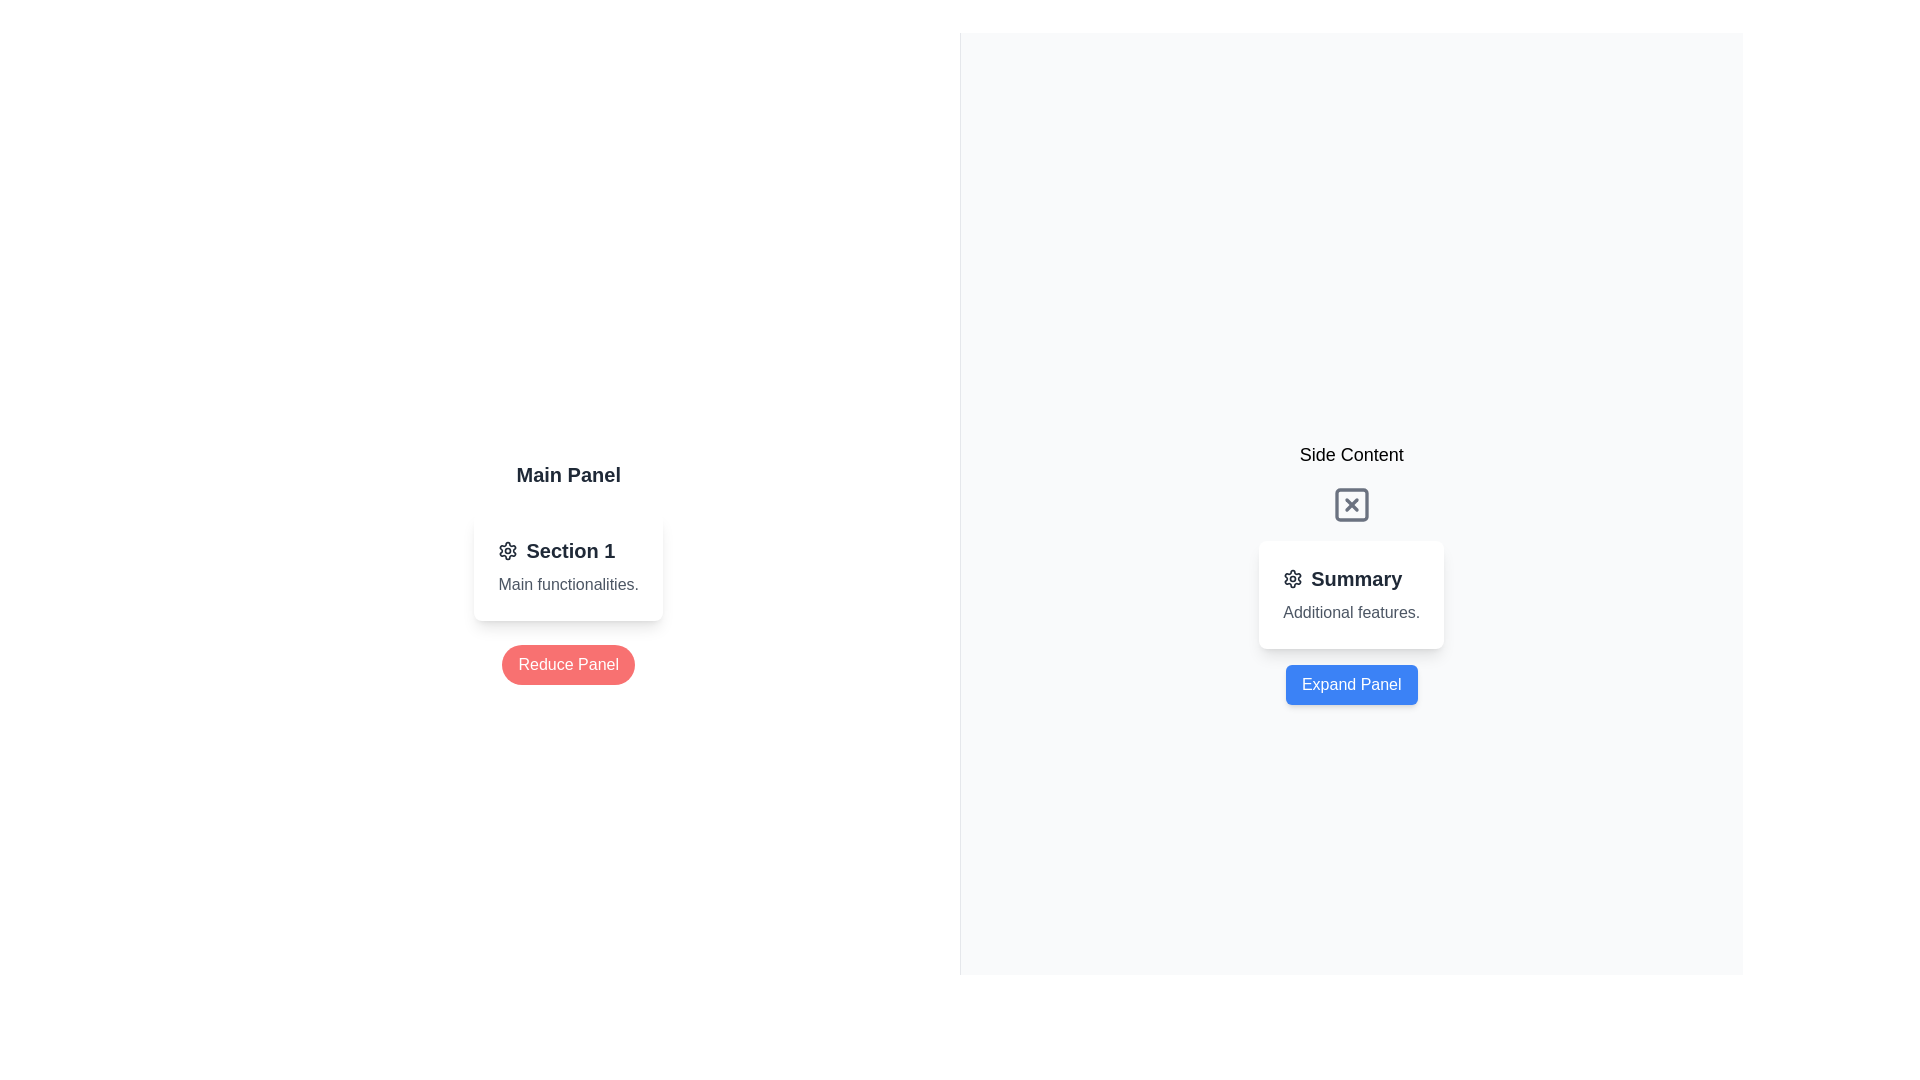 The image size is (1920, 1080). Describe the element at coordinates (1351, 684) in the screenshot. I see `the 'Expand Panel' button, which is a rectangular button with rounded corners and a blue background located in the 'Side Content' section beneath the 'Summary' card` at that location.